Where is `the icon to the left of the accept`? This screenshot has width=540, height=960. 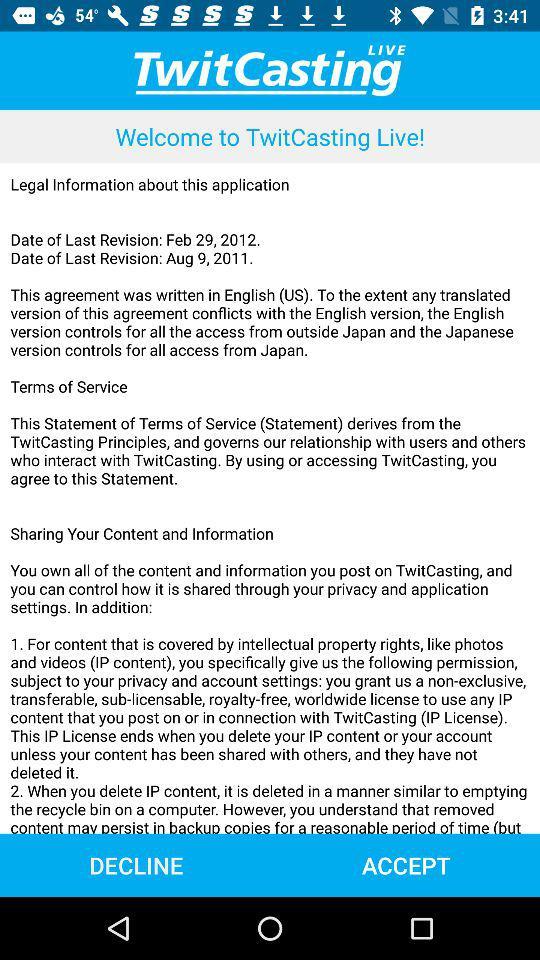
the icon to the left of the accept is located at coordinates (135, 864).